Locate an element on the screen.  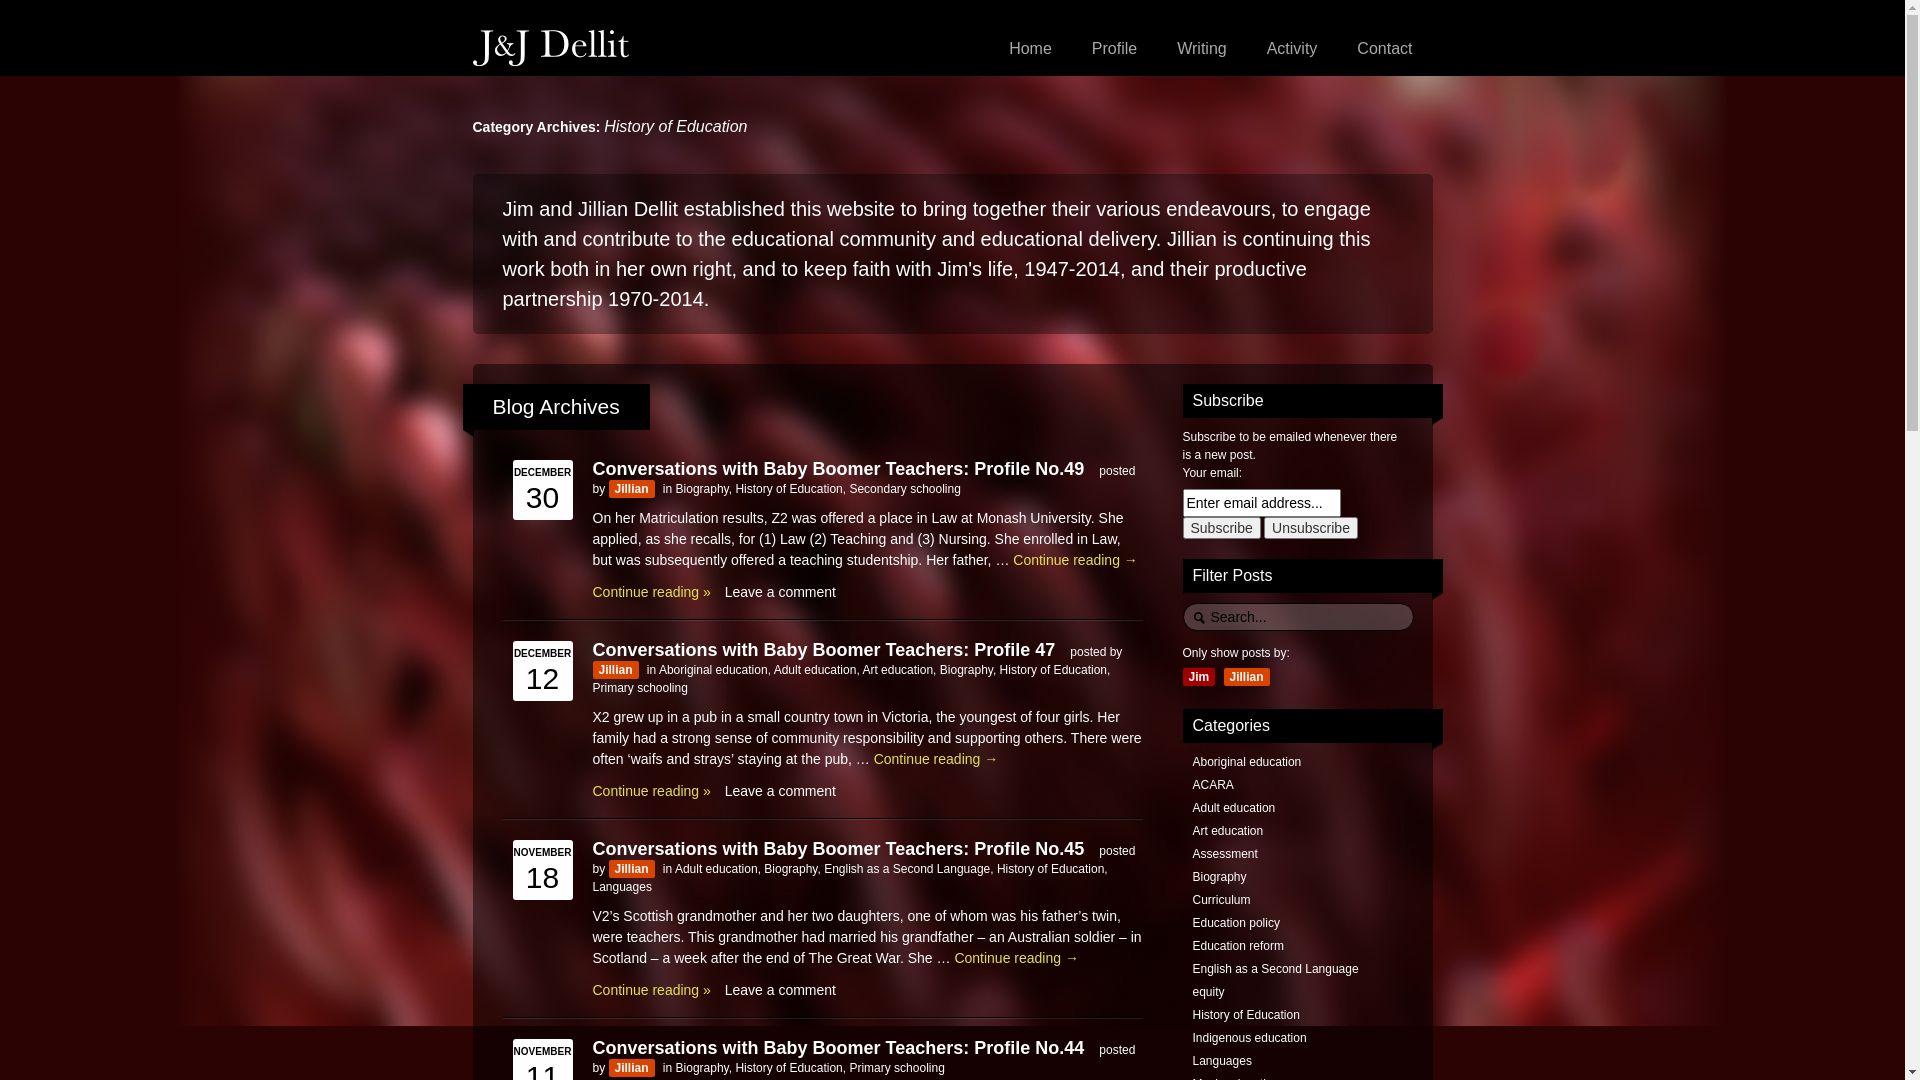
'Home' is located at coordinates (1030, 48).